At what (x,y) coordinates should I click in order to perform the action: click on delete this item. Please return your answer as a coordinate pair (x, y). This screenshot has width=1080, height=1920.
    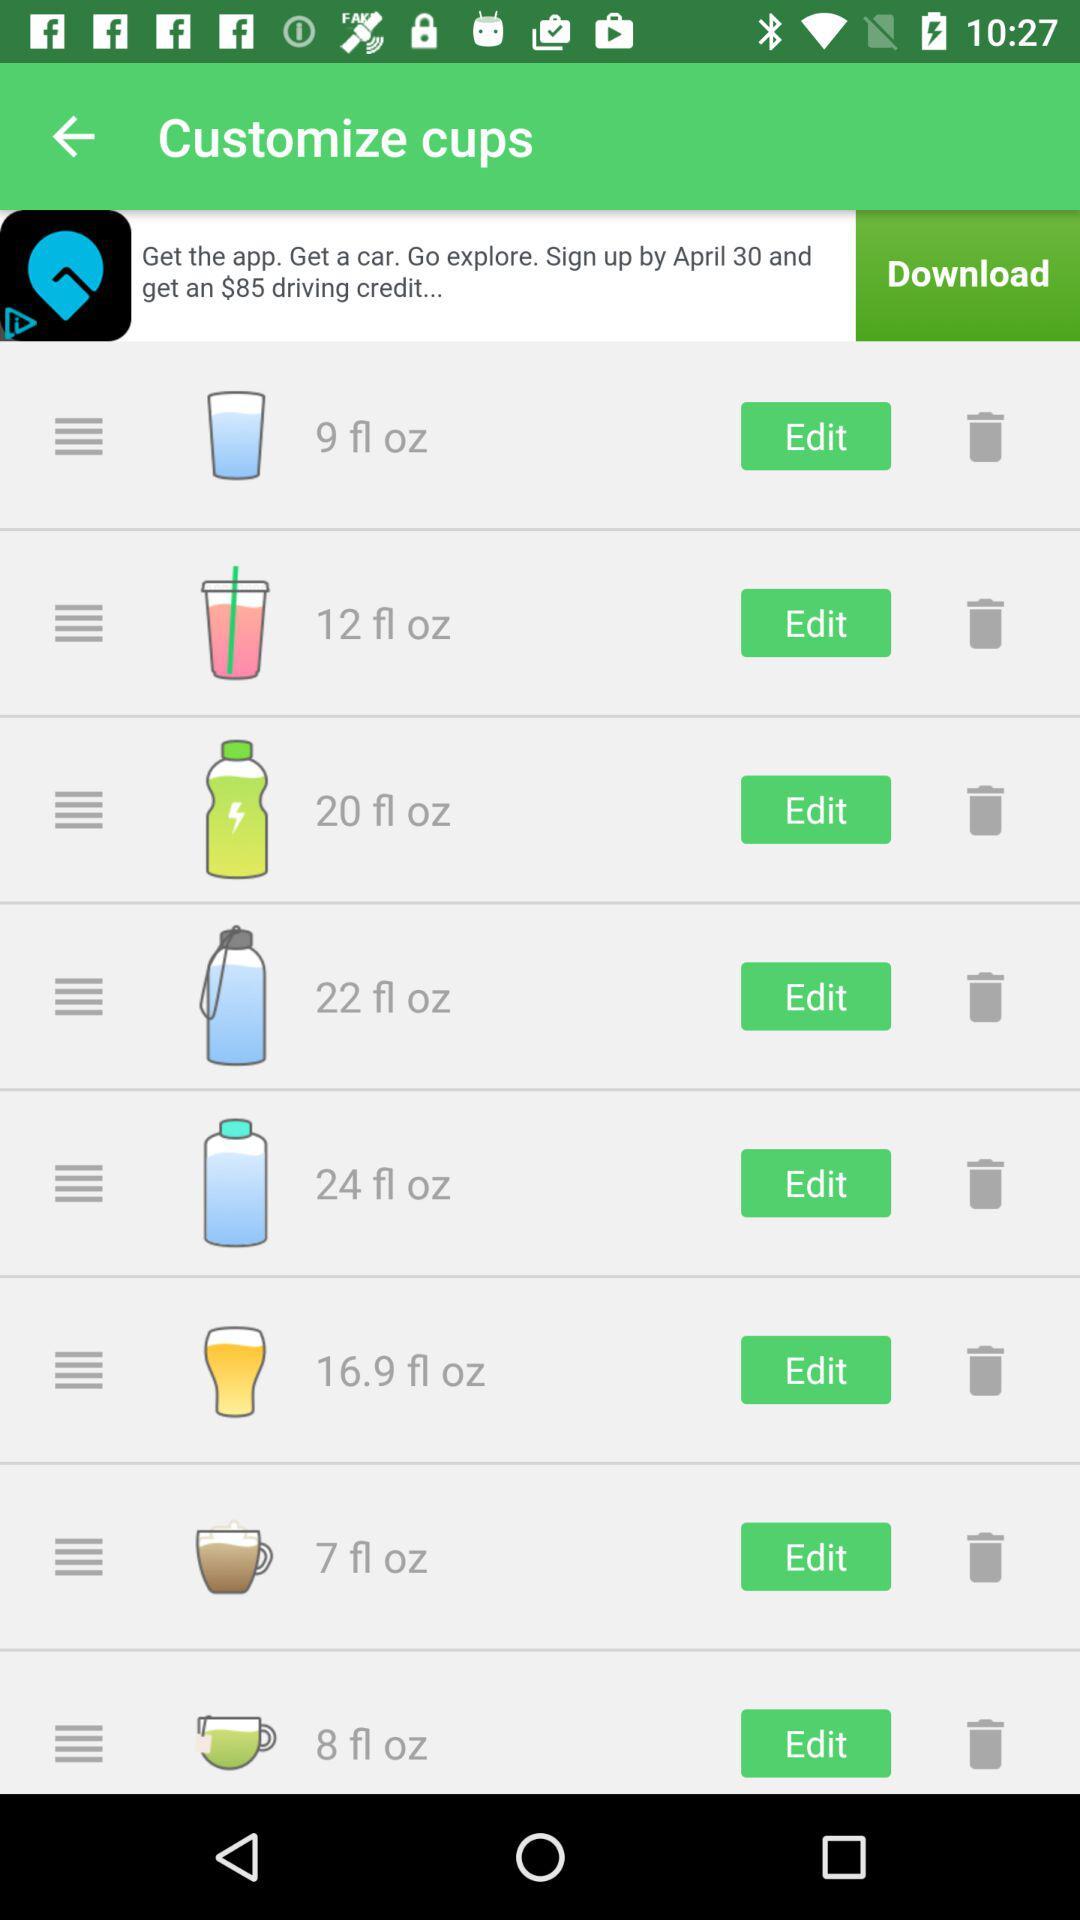
    Looking at the image, I should click on (984, 1183).